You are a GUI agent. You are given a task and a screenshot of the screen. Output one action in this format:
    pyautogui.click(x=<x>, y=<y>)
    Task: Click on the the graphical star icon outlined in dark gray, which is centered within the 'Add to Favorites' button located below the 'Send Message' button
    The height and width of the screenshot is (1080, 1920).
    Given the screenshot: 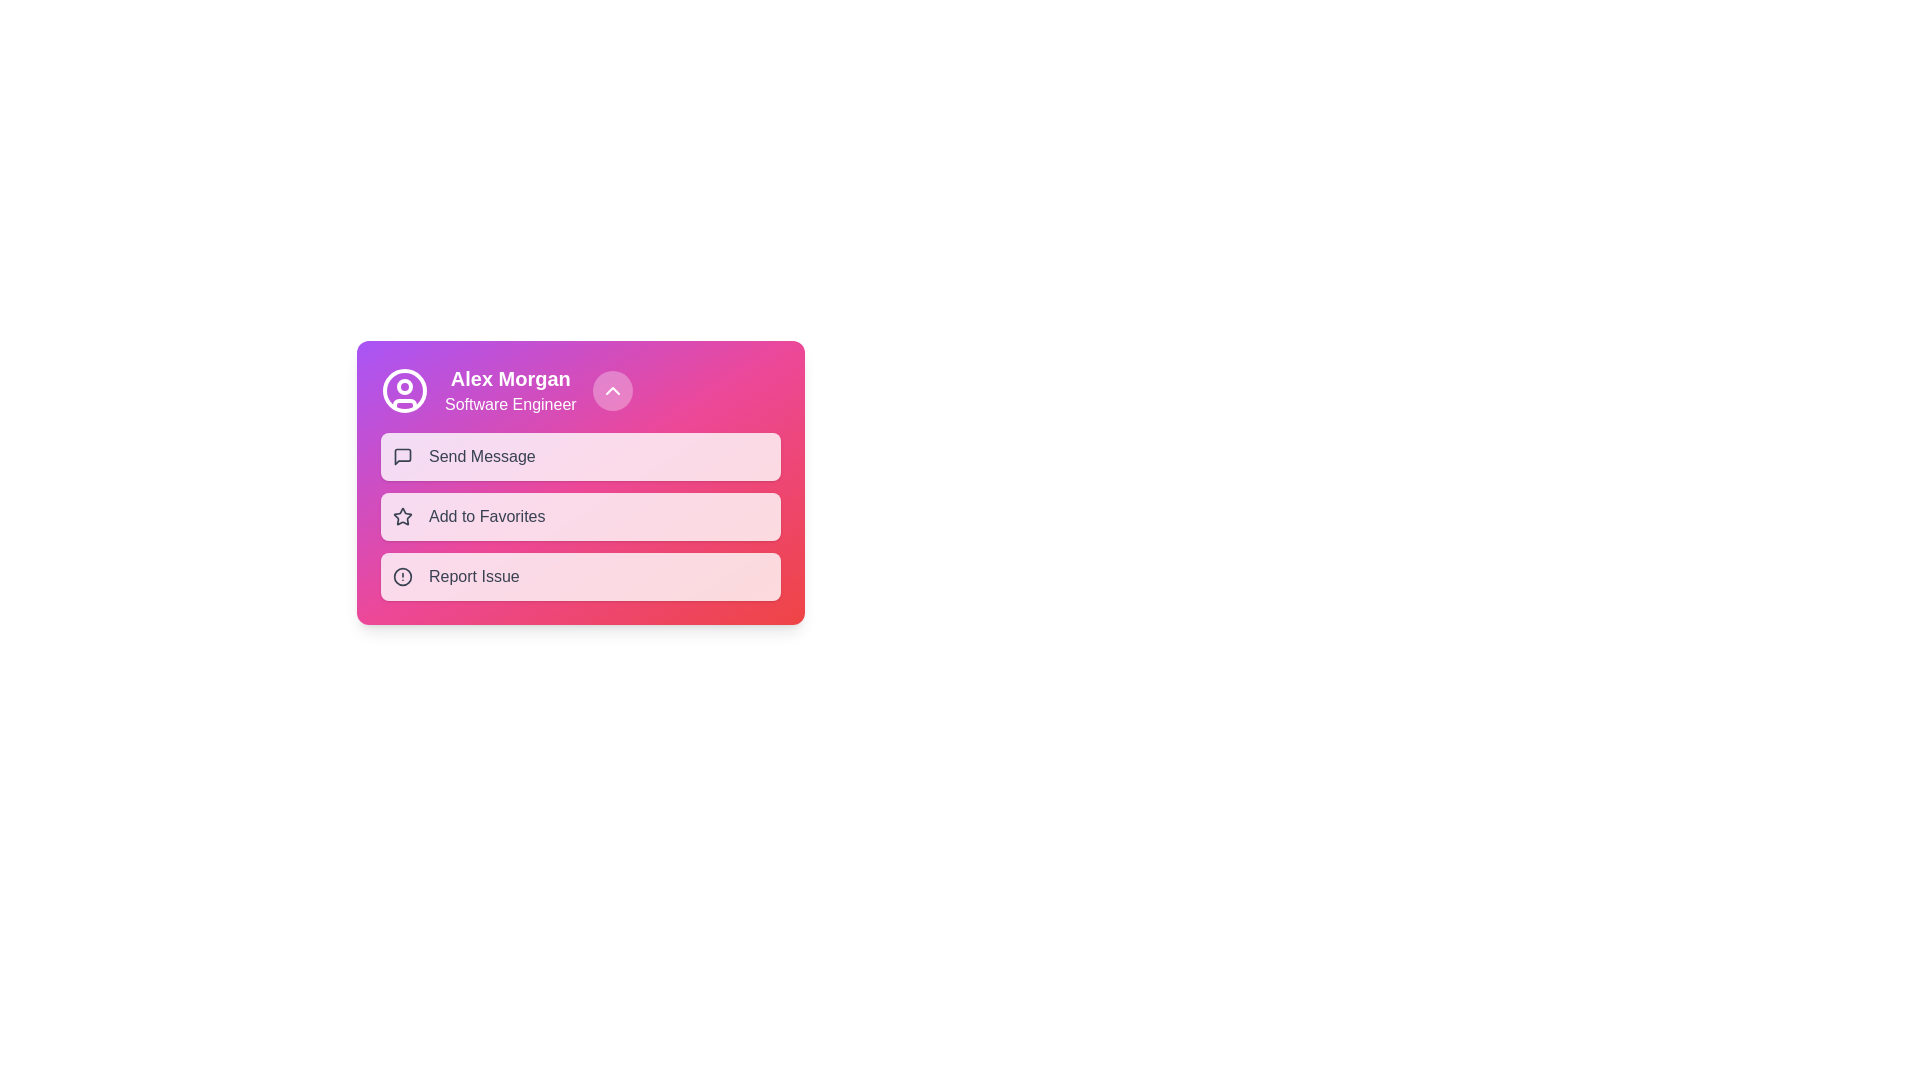 What is the action you would take?
    pyautogui.click(x=402, y=515)
    